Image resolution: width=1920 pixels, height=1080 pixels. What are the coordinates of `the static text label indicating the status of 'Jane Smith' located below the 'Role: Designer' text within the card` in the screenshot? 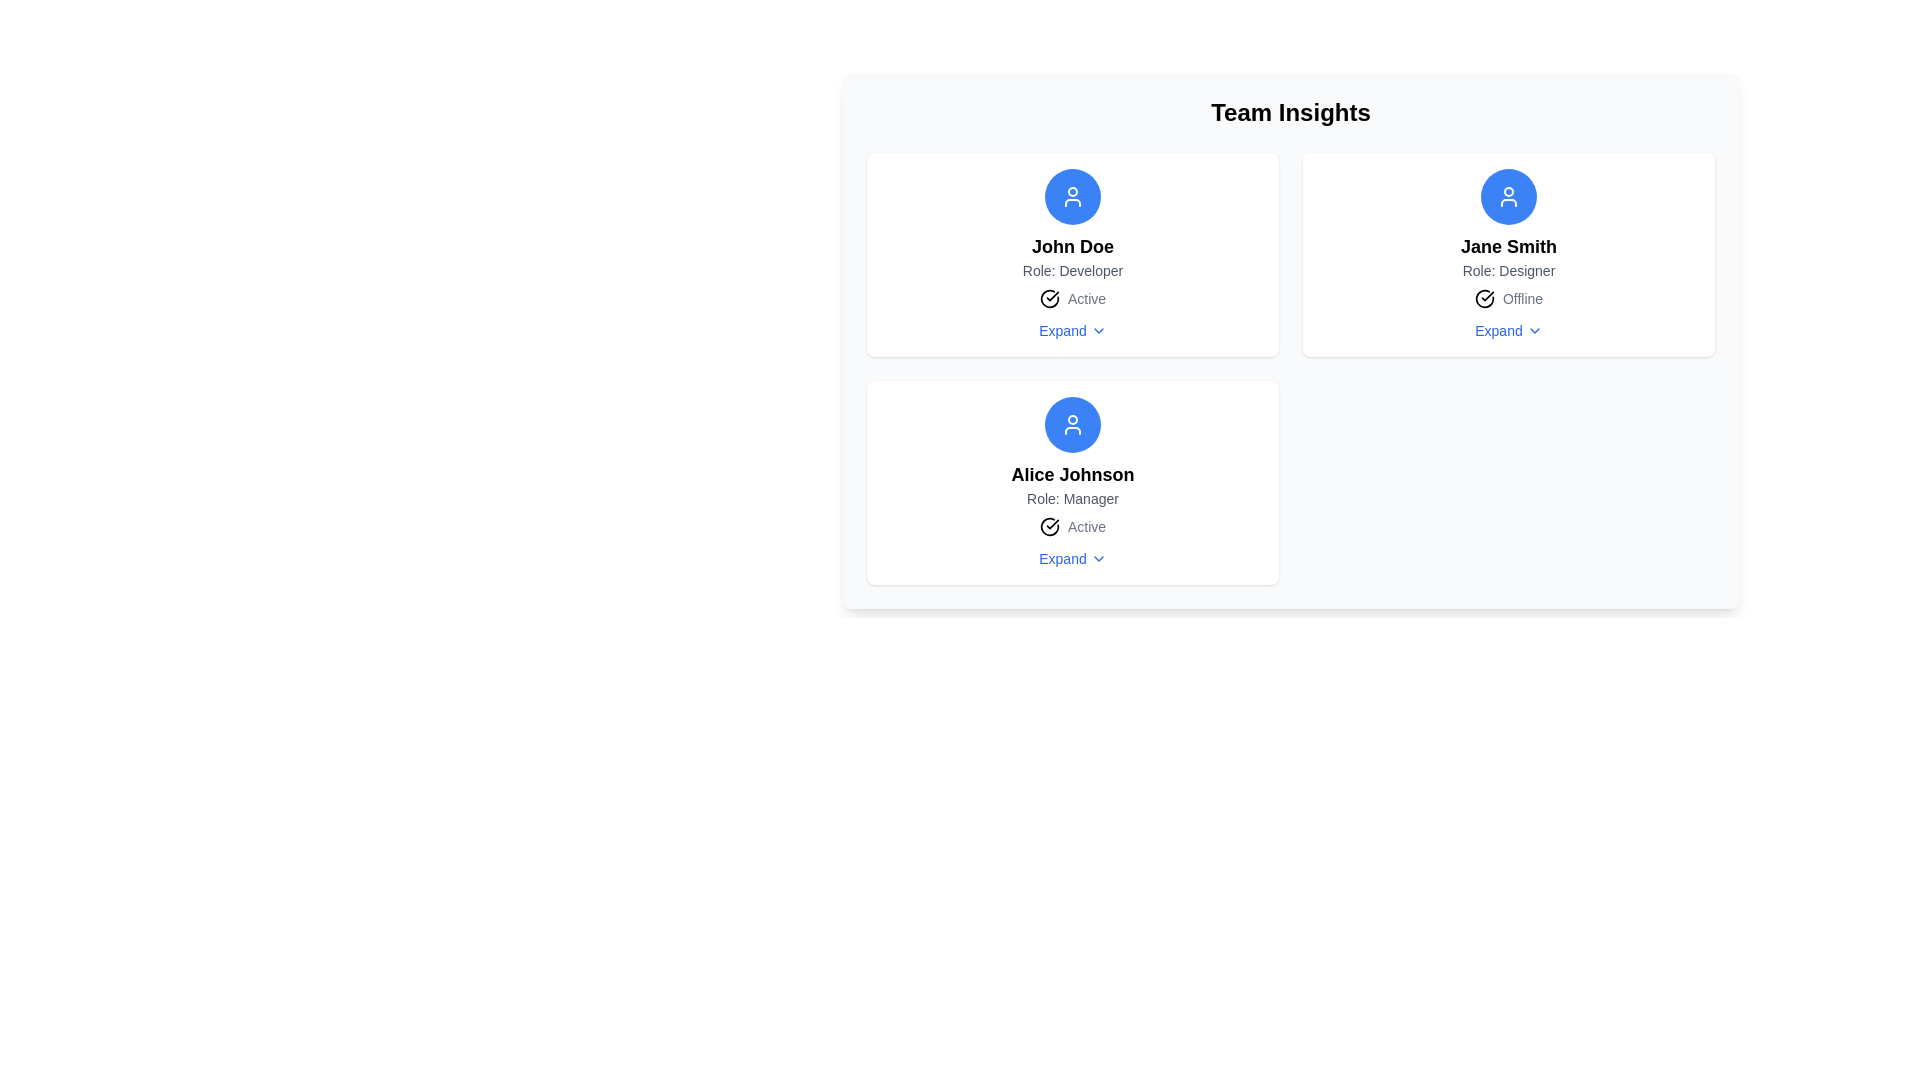 It's located at (1521, 299).